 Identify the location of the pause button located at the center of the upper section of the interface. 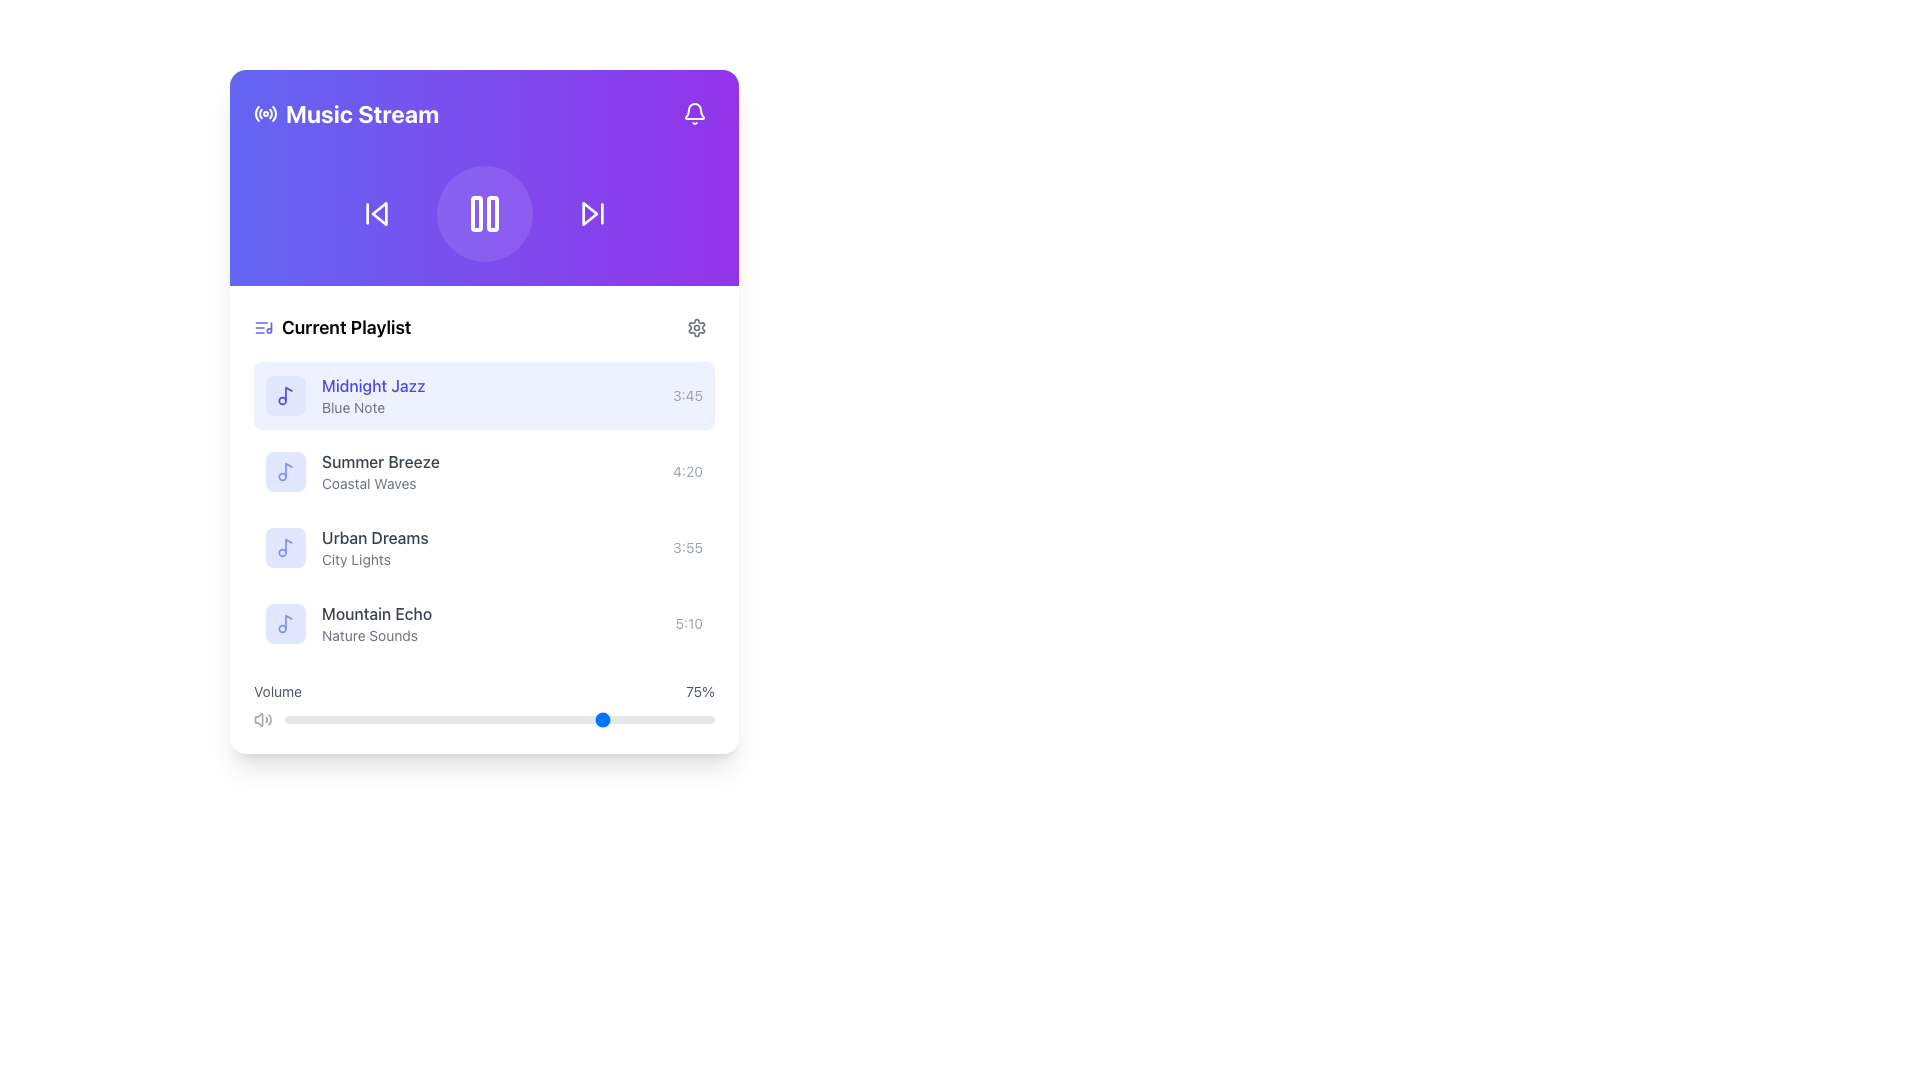
(484, 213).